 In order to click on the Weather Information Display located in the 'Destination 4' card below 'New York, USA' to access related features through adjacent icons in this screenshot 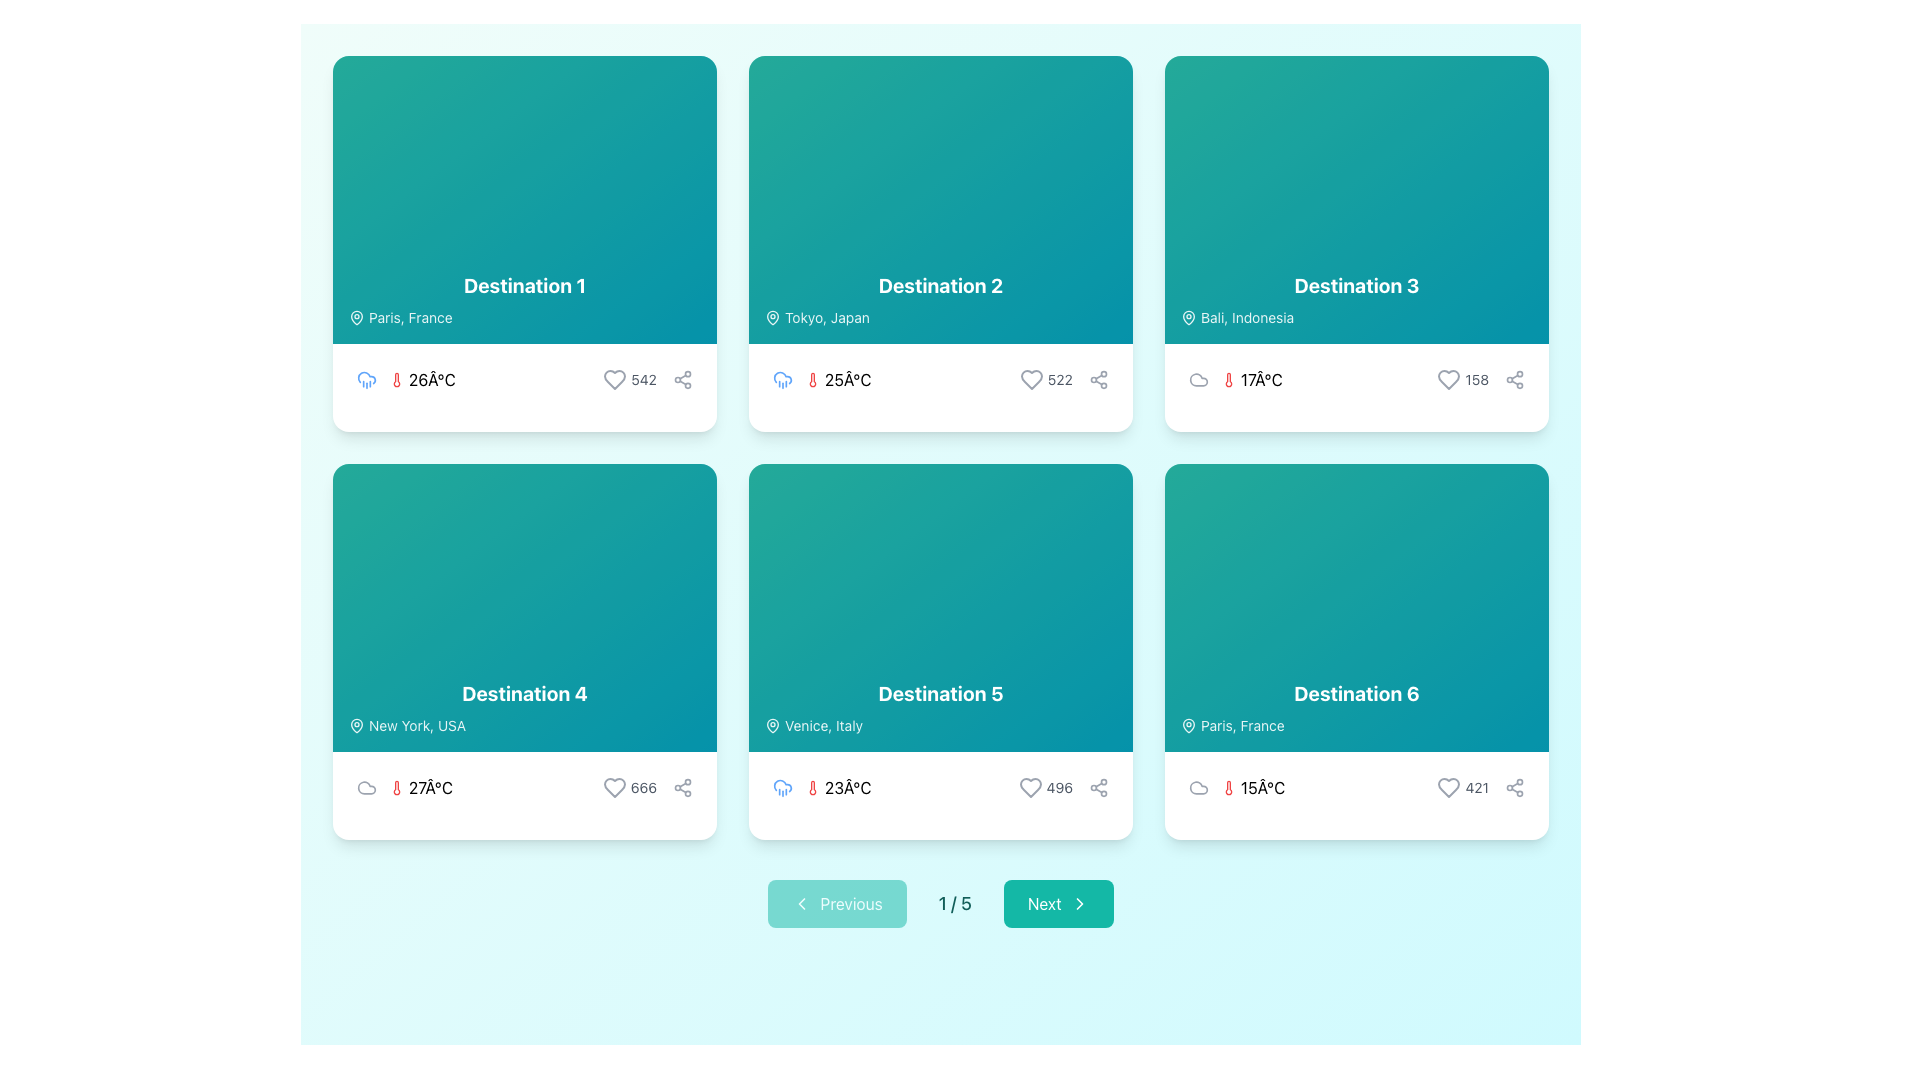, I will do `click(403, 786)`.